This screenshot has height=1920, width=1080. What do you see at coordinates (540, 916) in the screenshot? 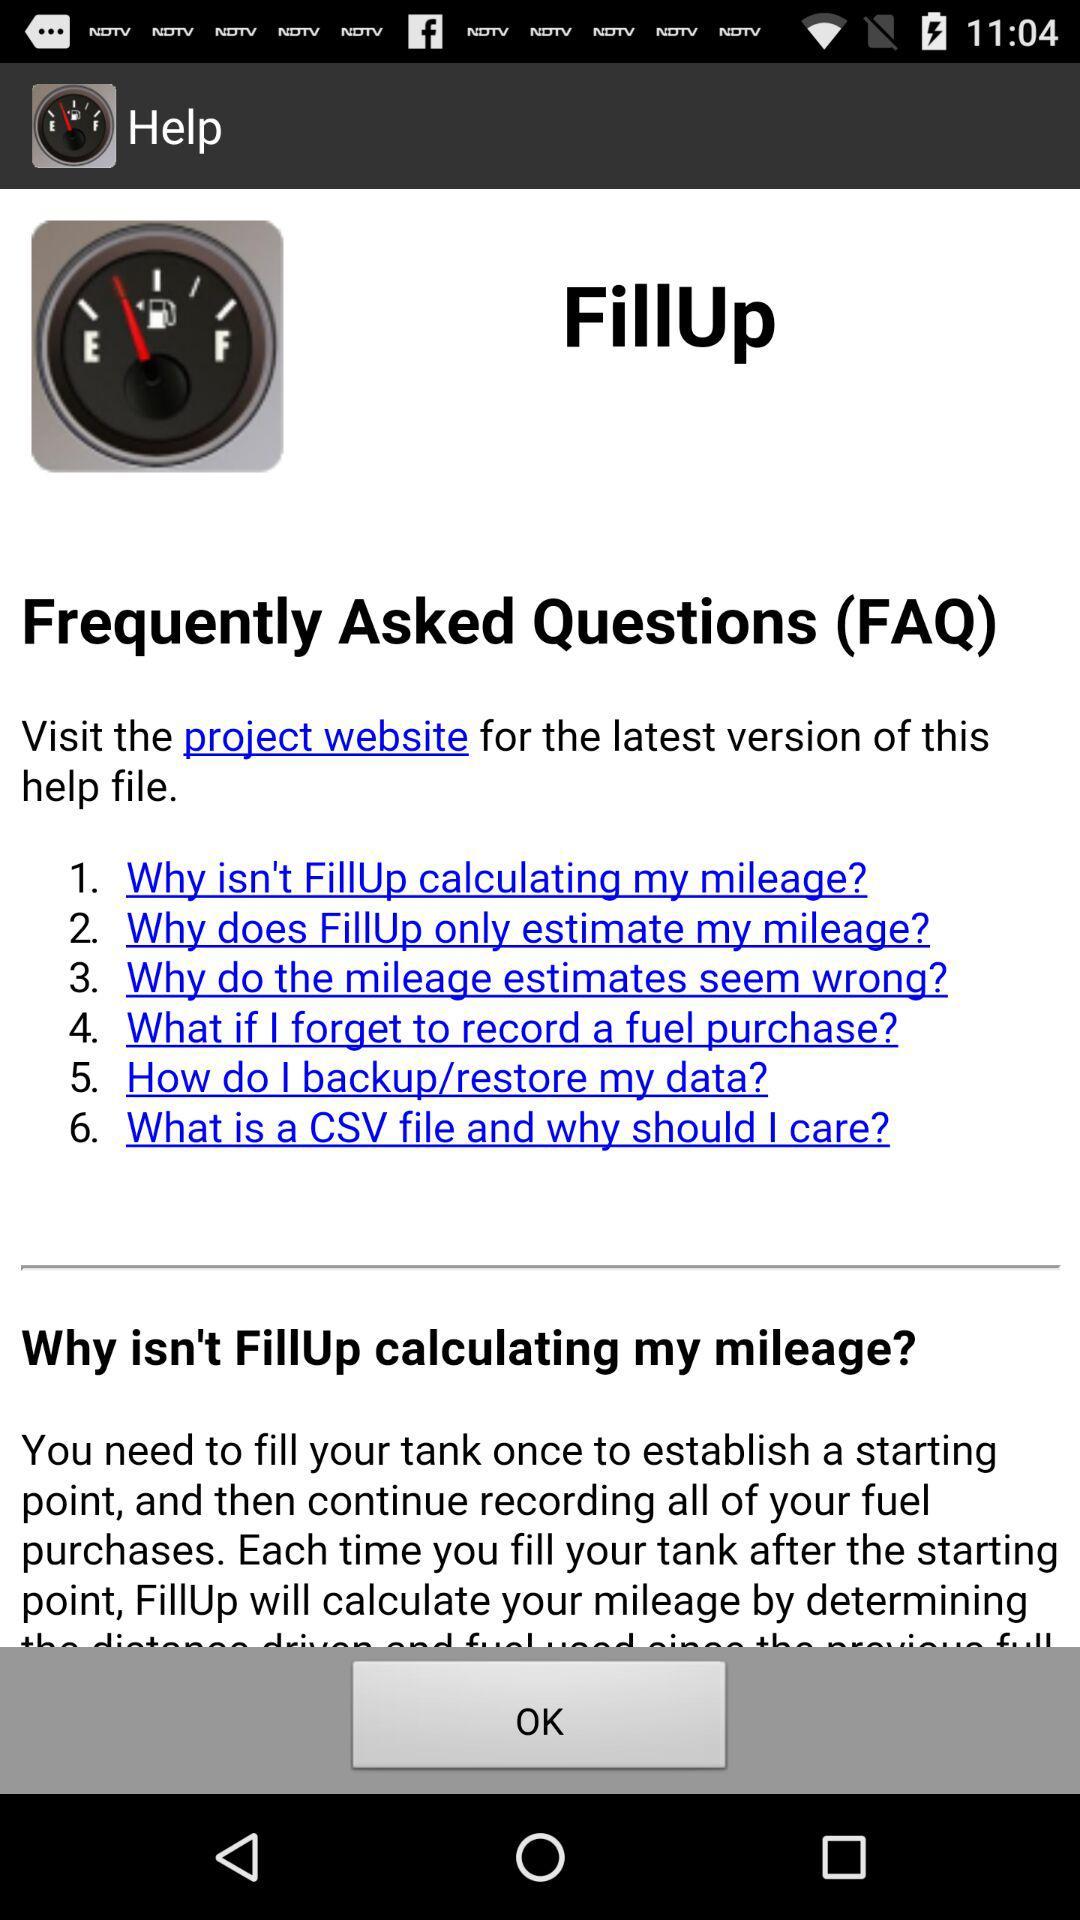
I see `kilometer` at bounding box center [540, 916].